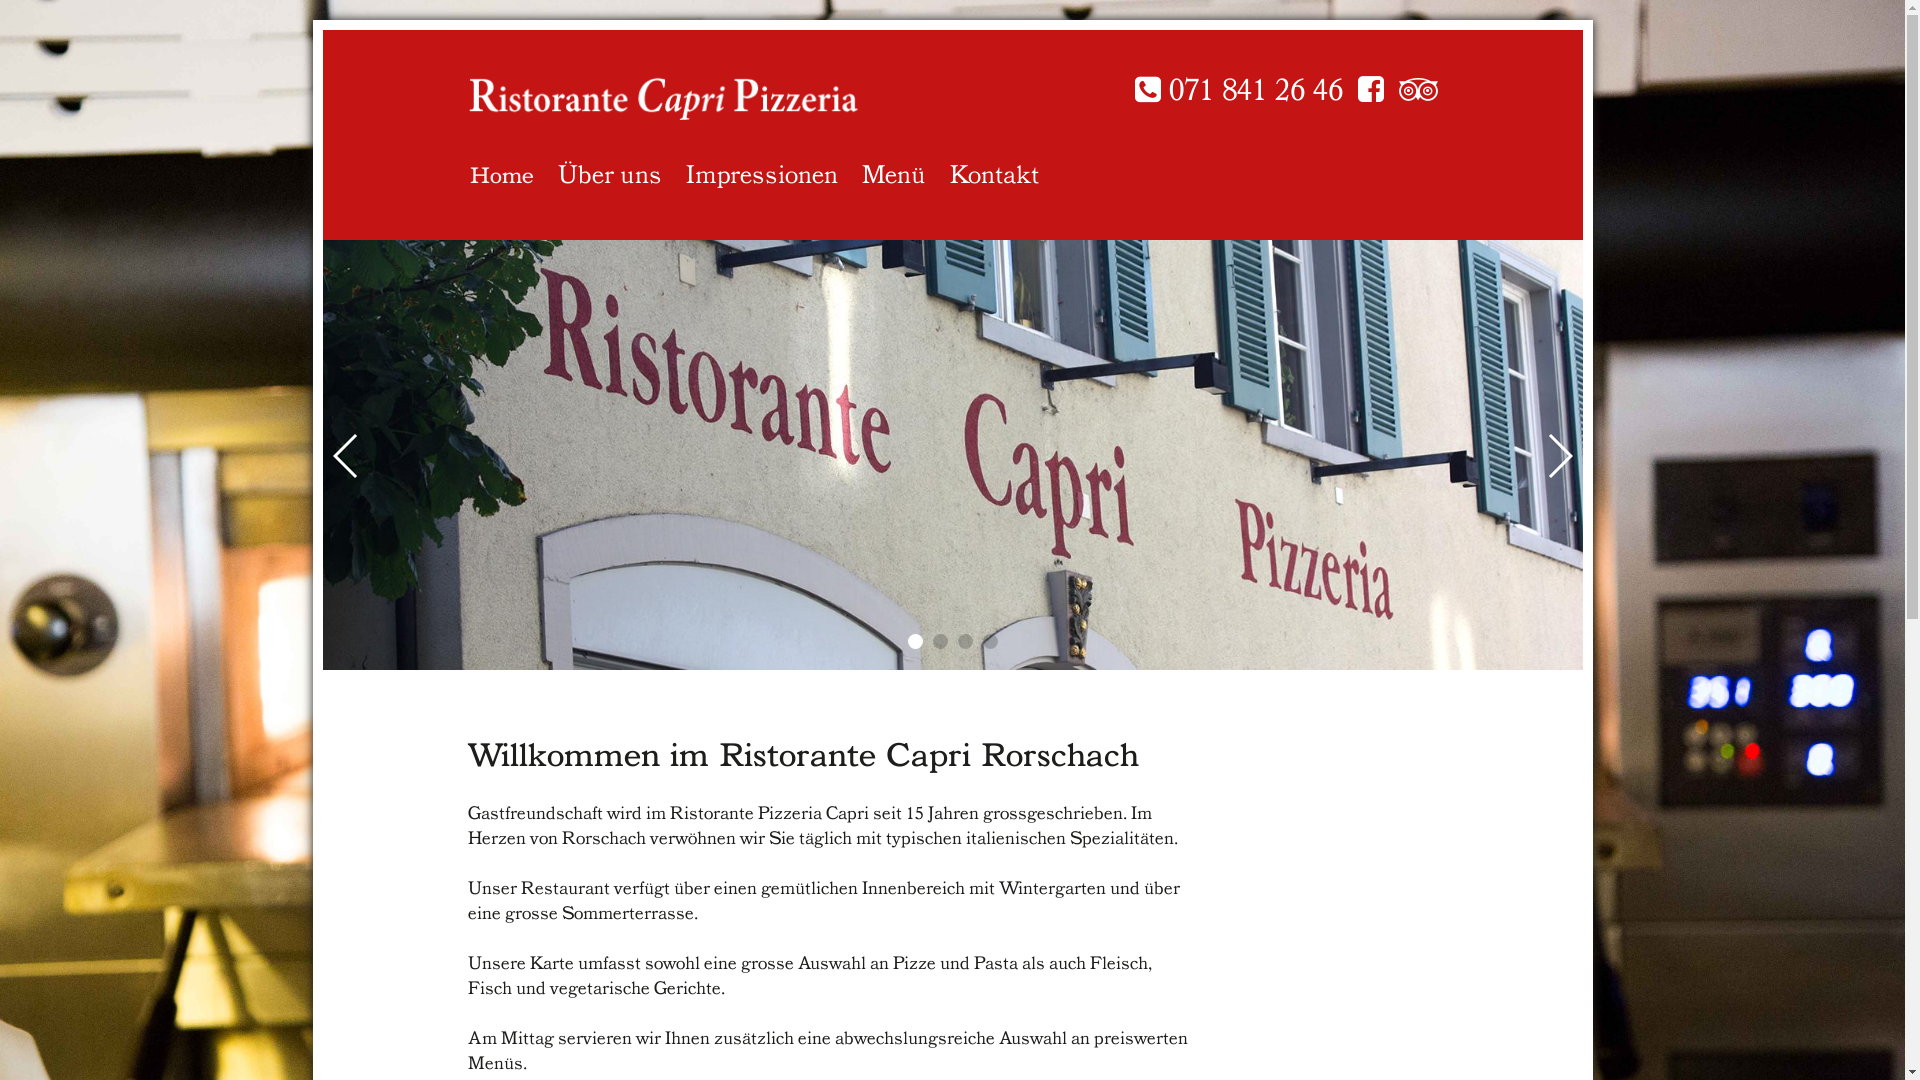 The height and width of the screenshot is (1080, 1920). Describe the element at coordinates (994, 168) in the screenshot. I see `'Kontakt'` at that location.